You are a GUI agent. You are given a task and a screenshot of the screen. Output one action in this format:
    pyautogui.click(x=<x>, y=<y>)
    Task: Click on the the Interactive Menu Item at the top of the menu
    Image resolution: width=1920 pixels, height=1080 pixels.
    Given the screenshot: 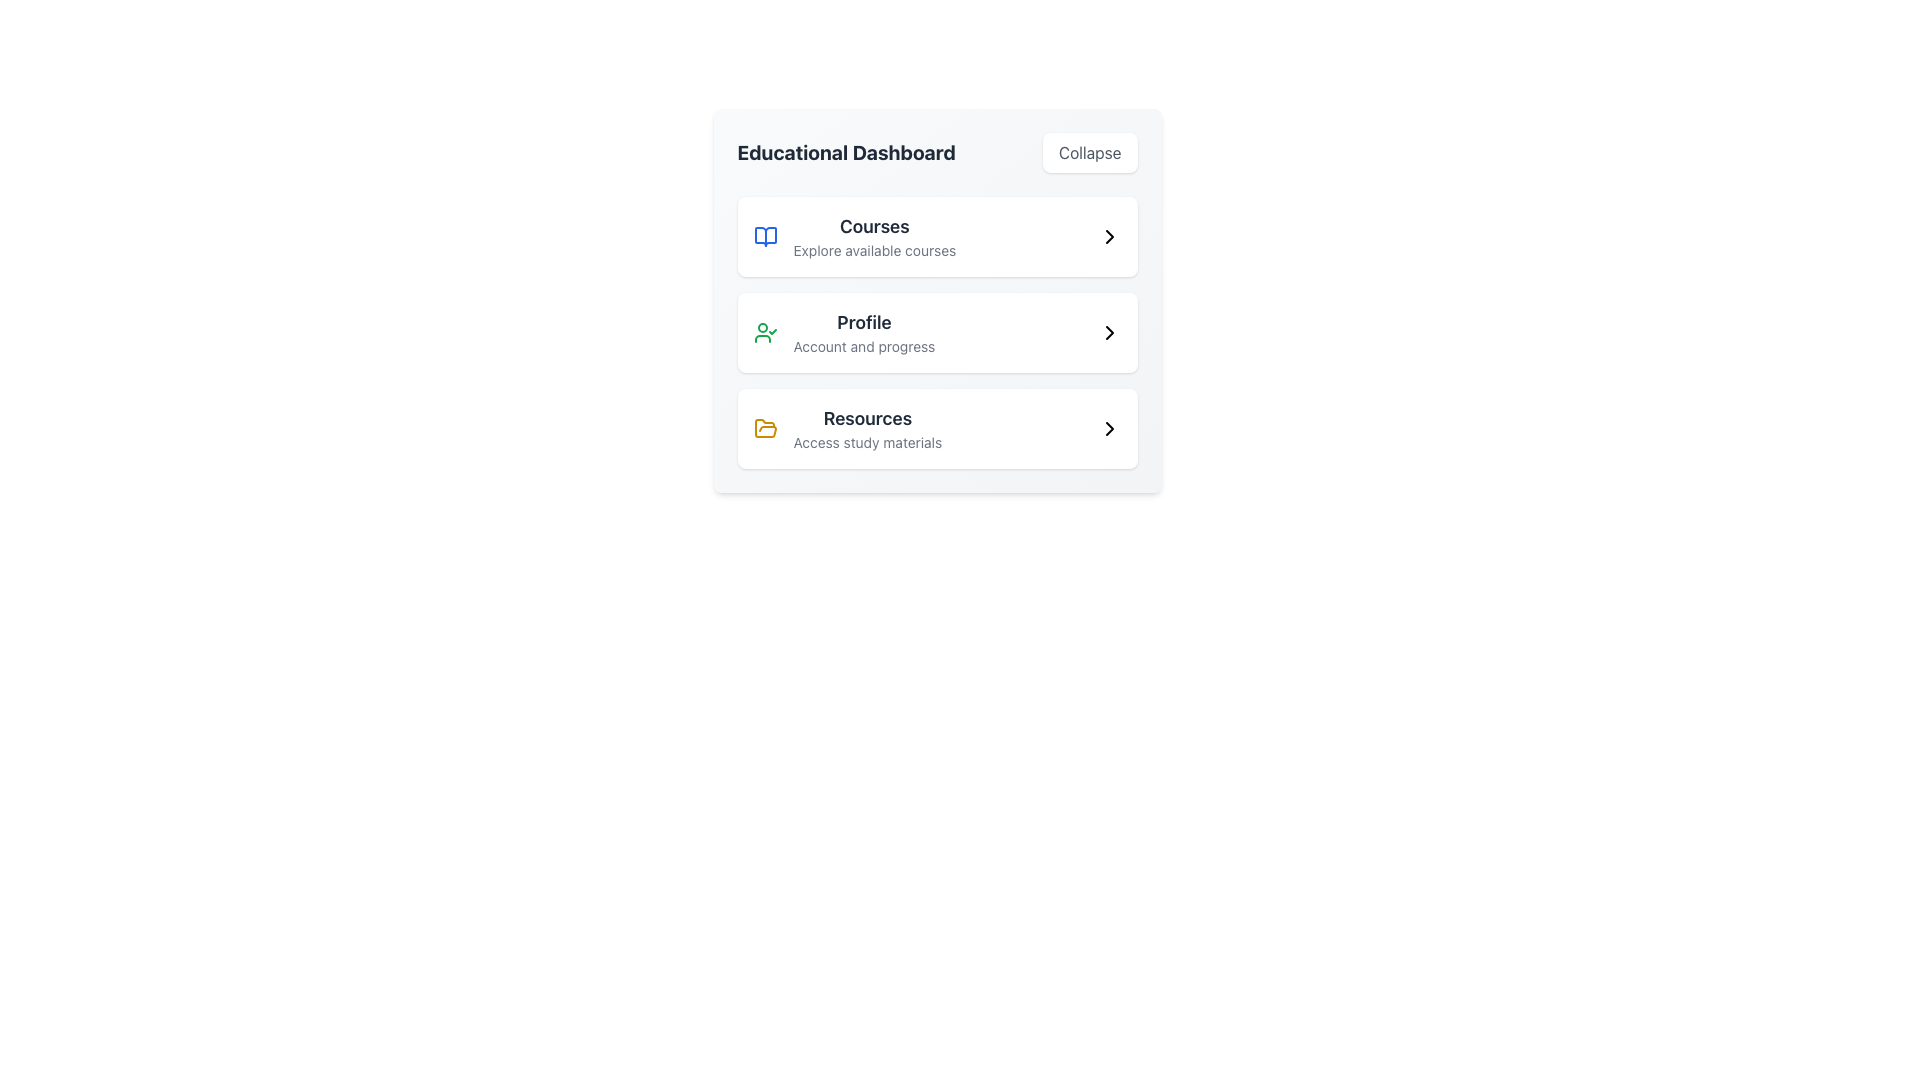 What is the action you would take?
    pyautogui.click(x=854, y=235)
    